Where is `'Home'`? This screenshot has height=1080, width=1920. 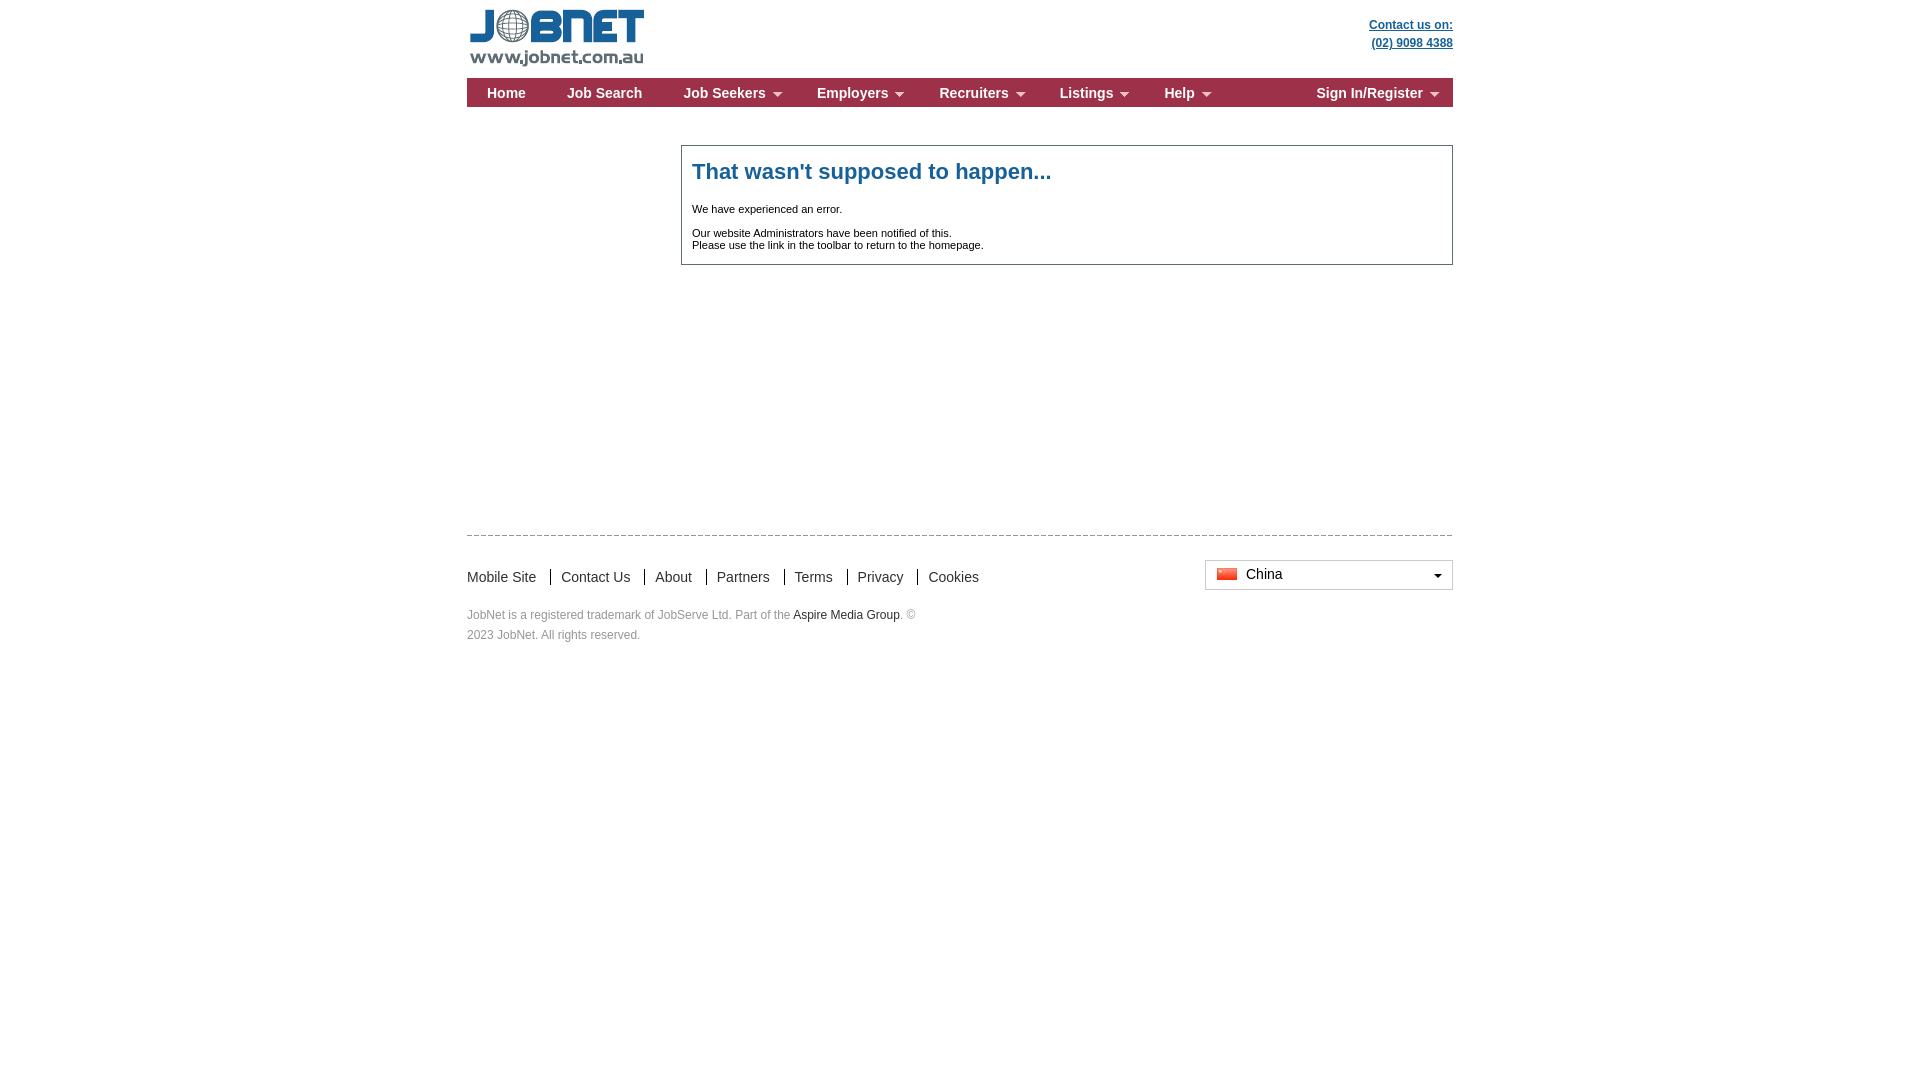 'Home' is located at coordinates (465, 92).